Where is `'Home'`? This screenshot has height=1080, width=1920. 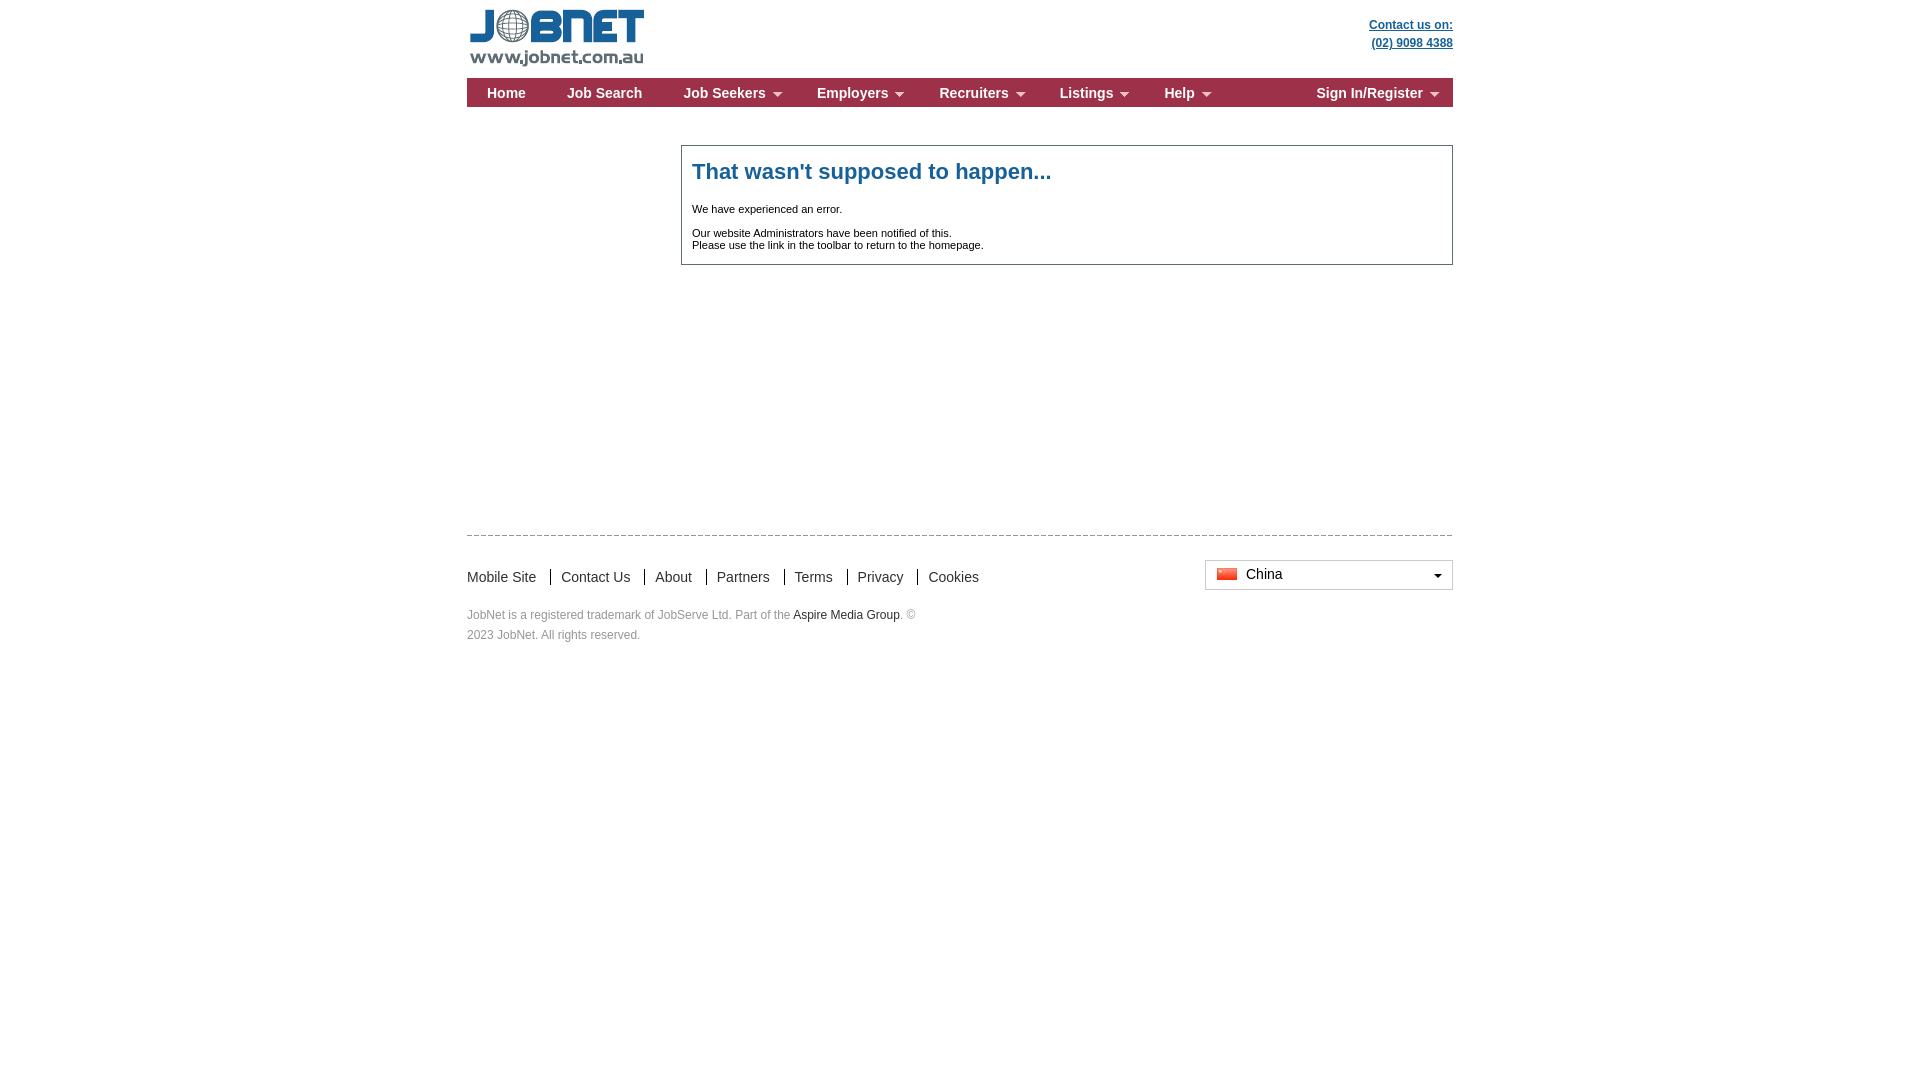 'Home' is located at coordinates (465, 92).